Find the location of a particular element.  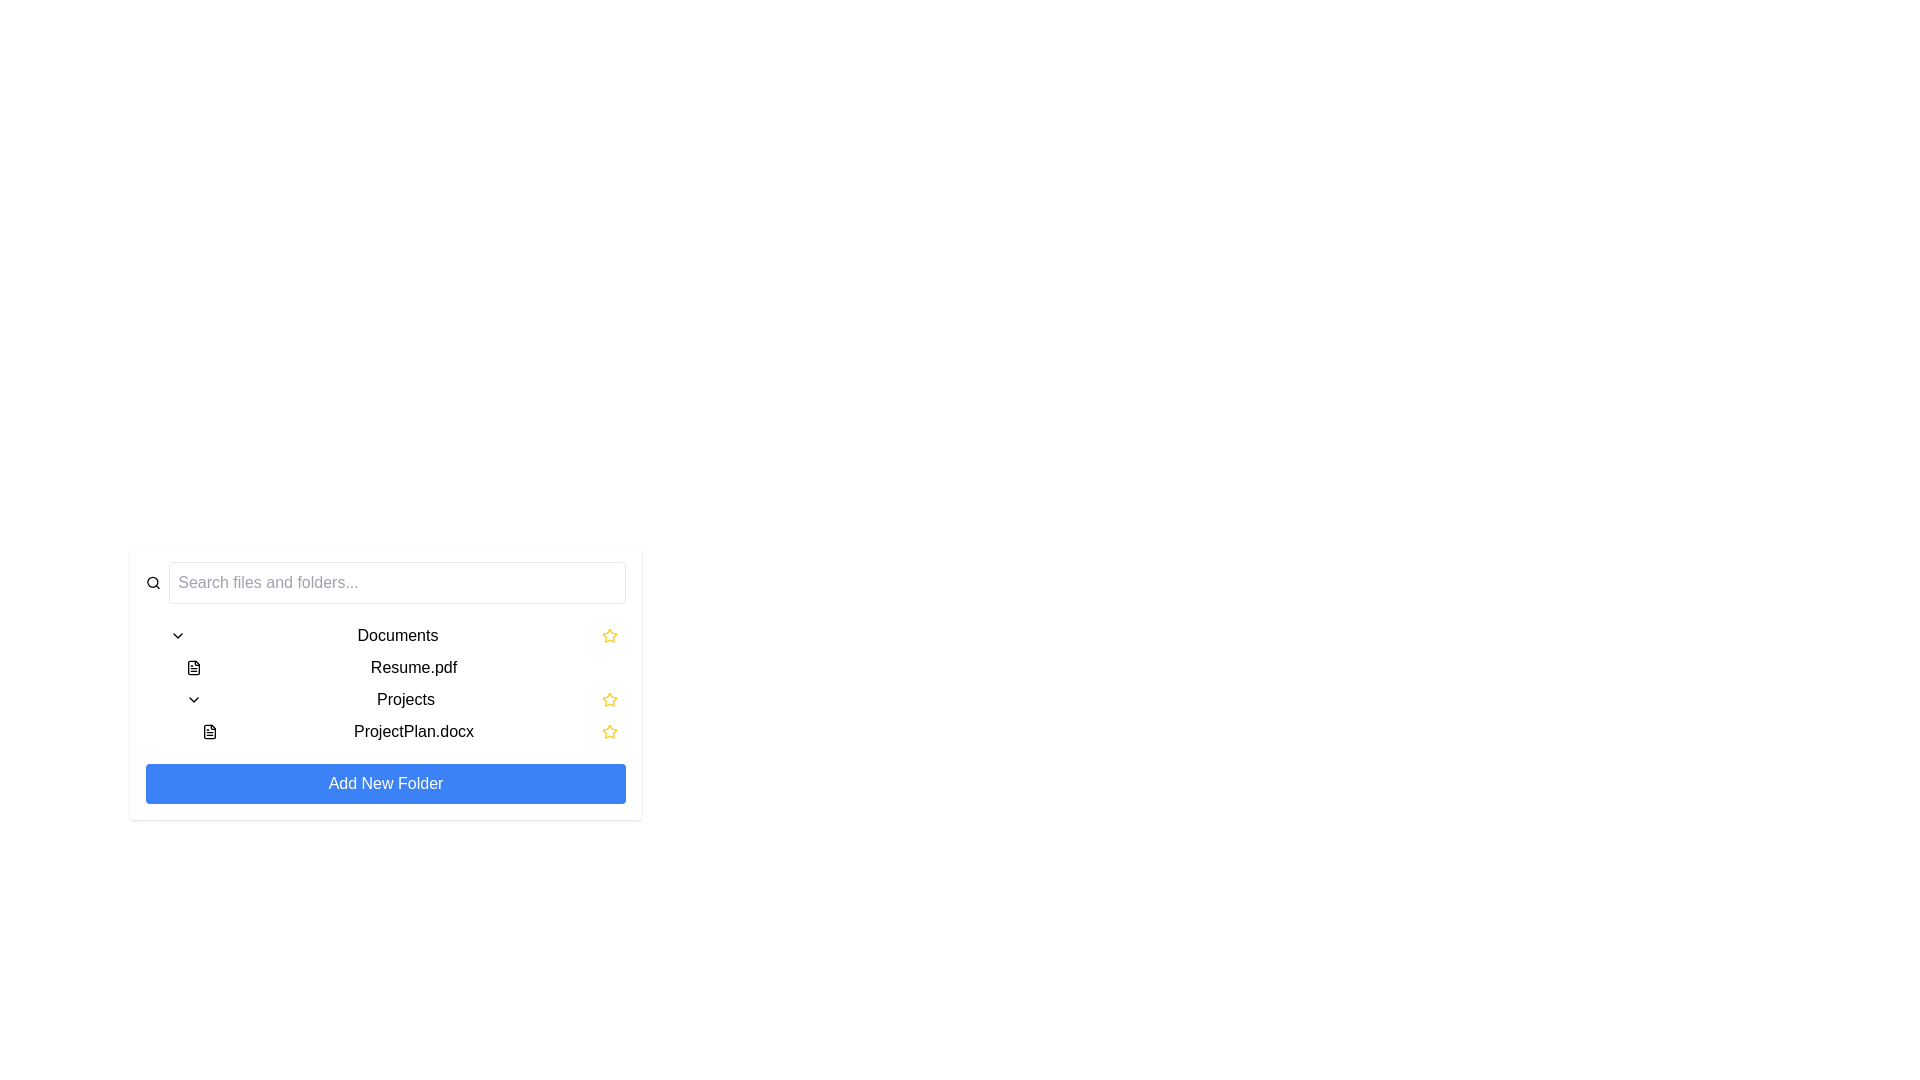

the text label 'Resume.pdf' with the associated file icon is located at coordinates (401, 667).